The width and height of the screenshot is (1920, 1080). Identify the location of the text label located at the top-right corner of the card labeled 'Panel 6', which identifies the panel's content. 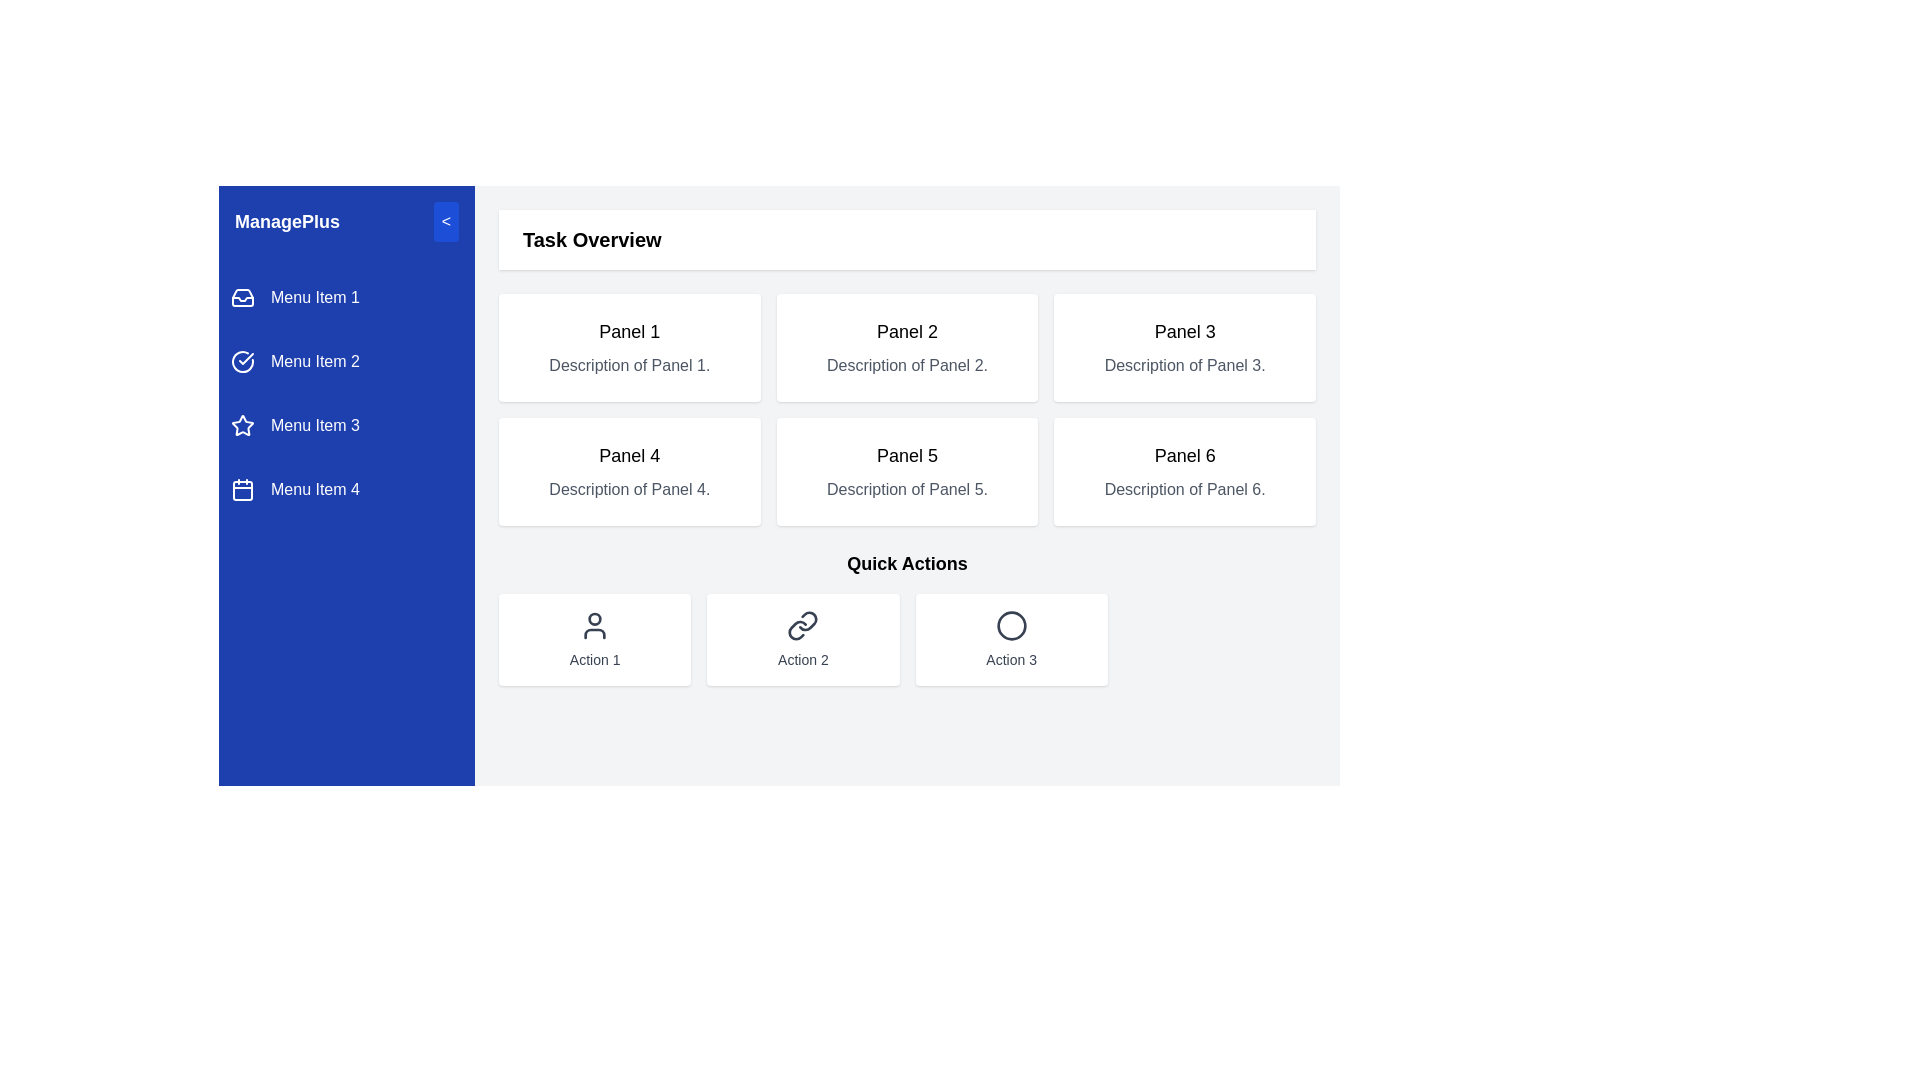
(1185, 455).